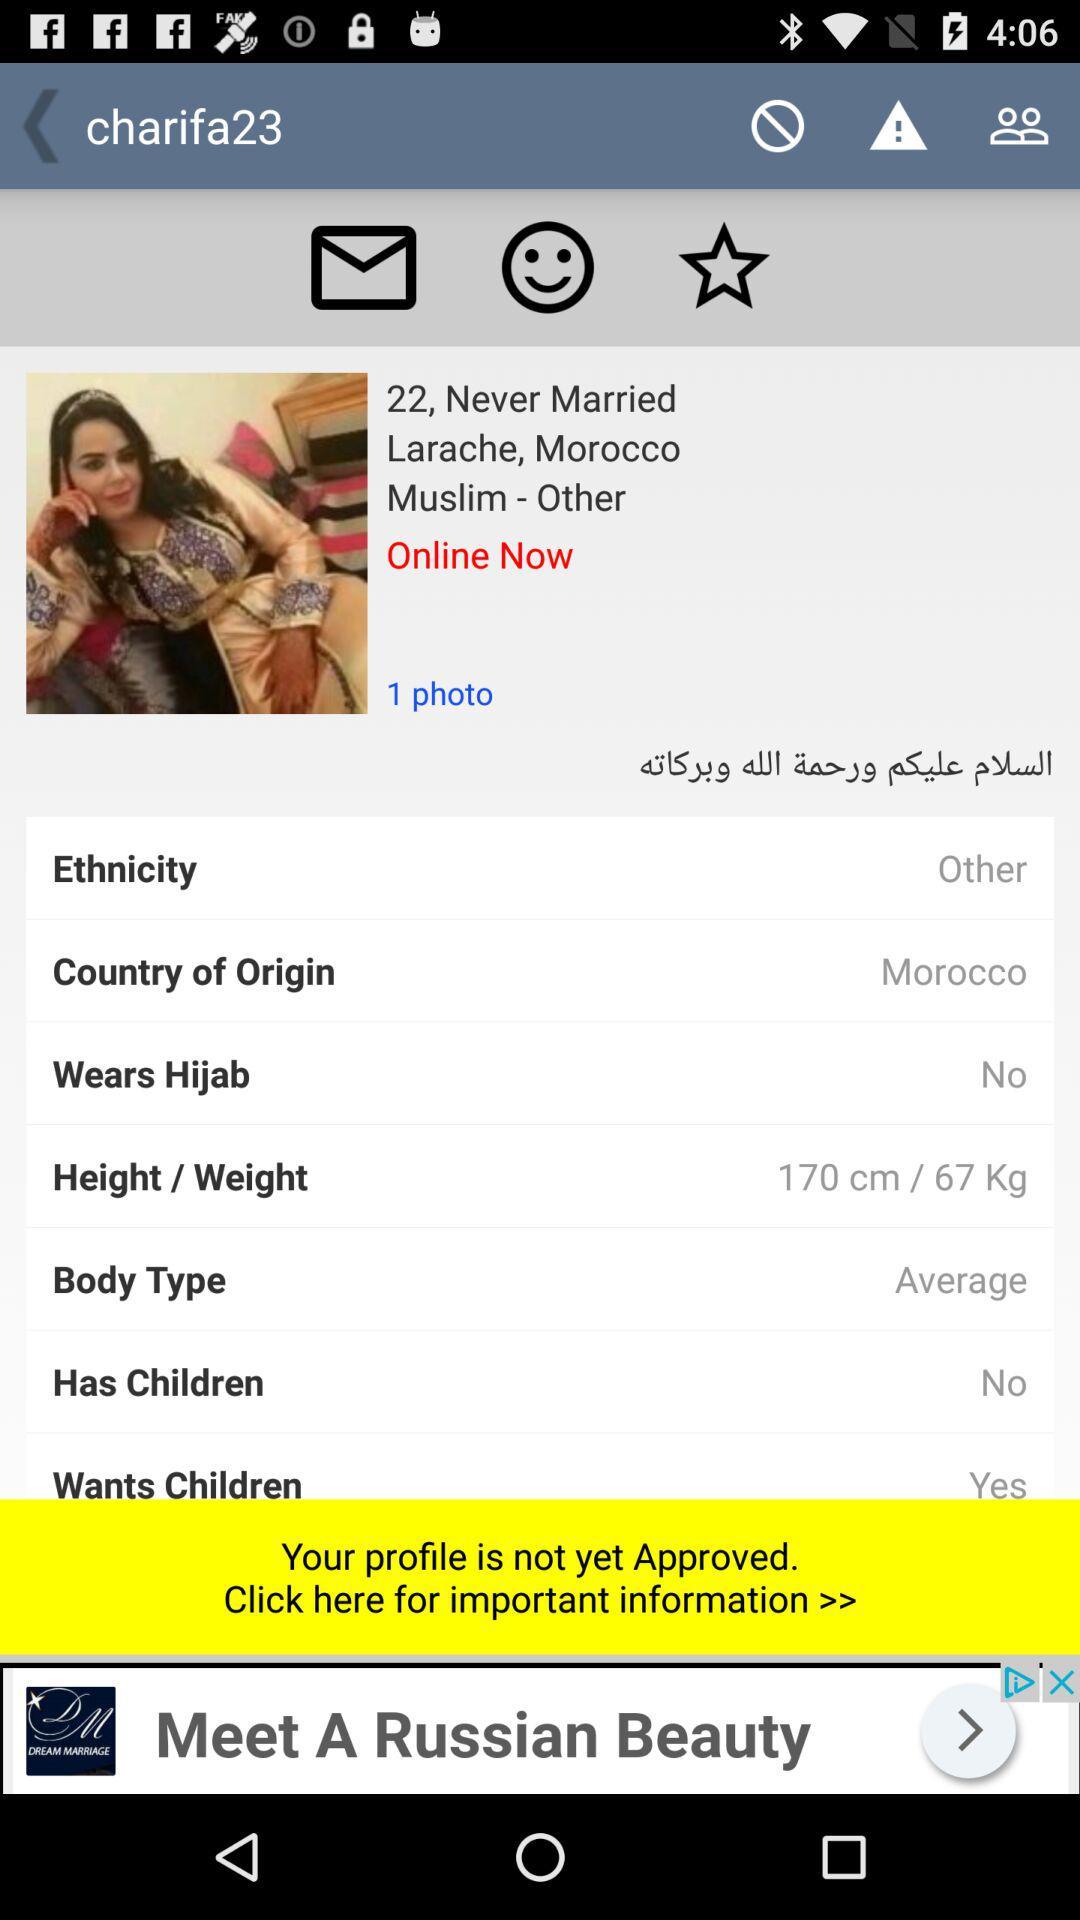  I want to click on message option, so click(363, 266).